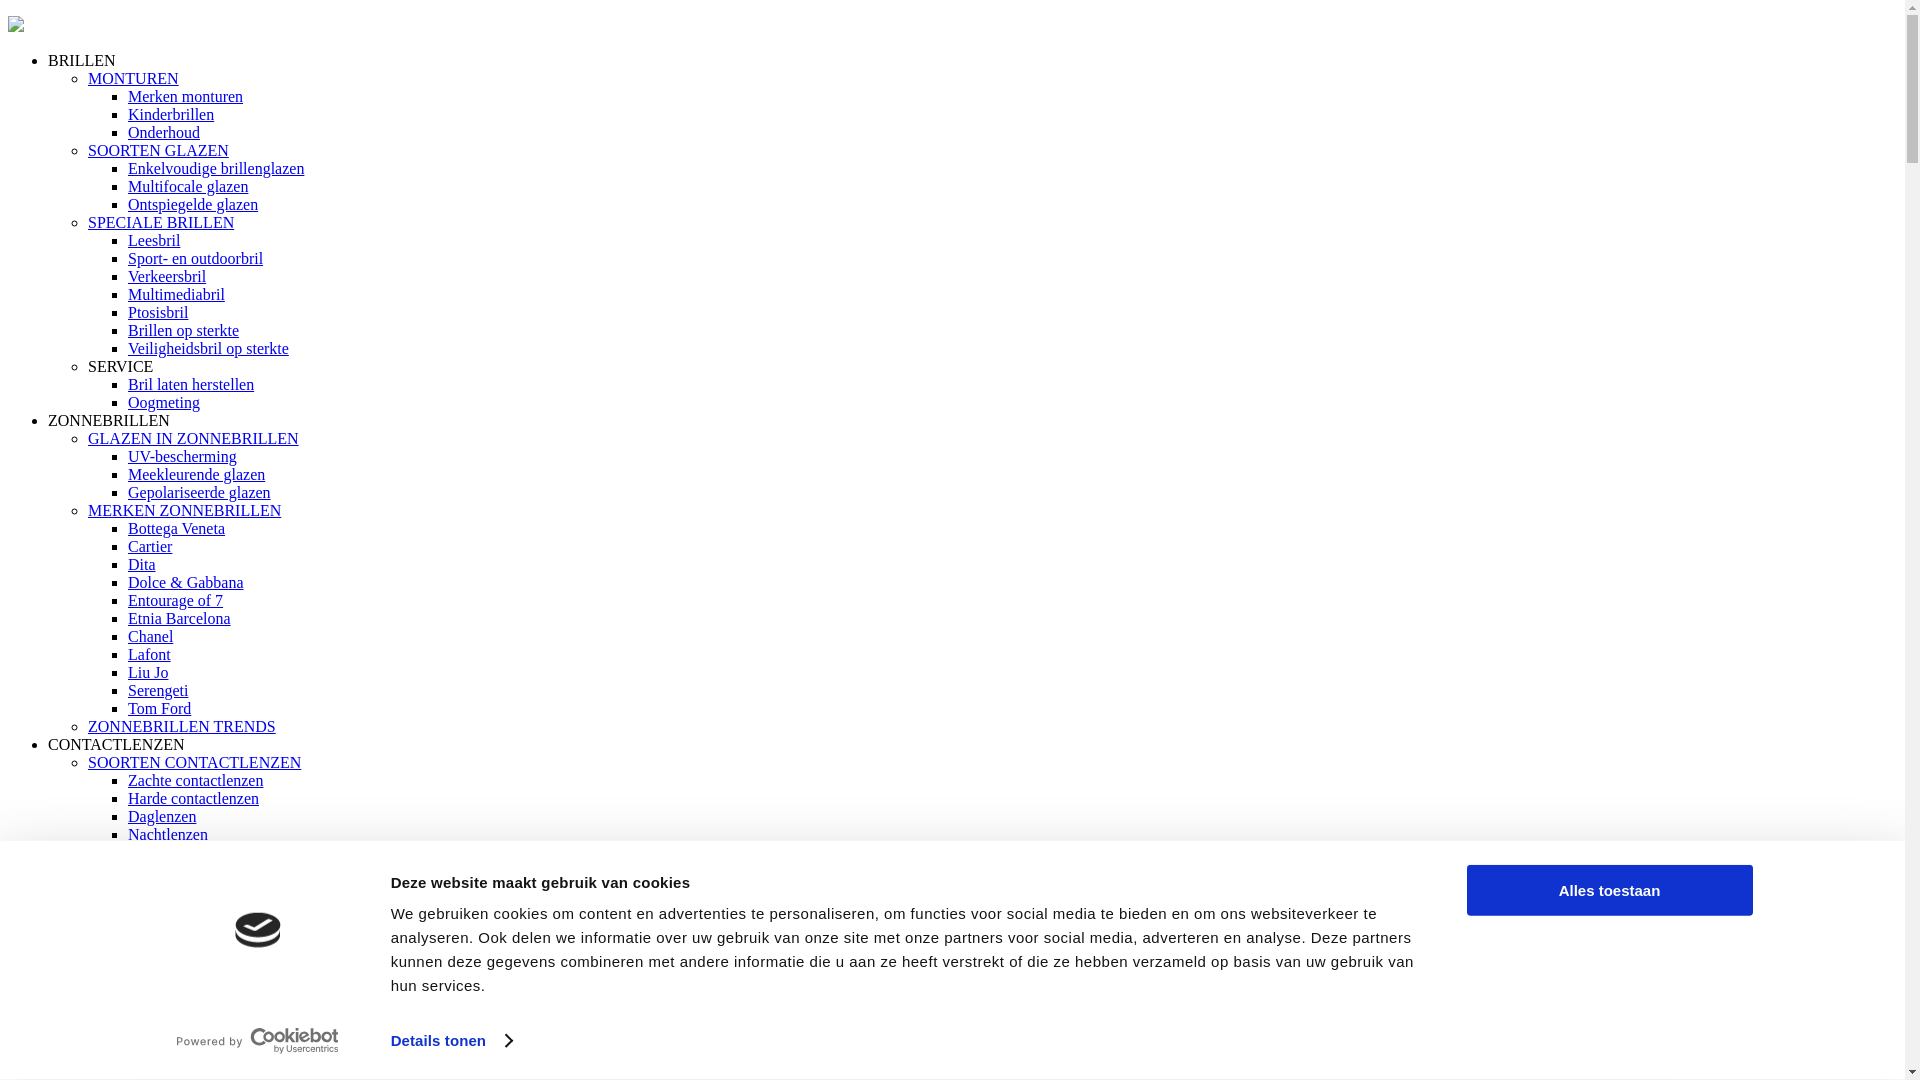  I want to click on 'Onderhoud', so click(163, 132).